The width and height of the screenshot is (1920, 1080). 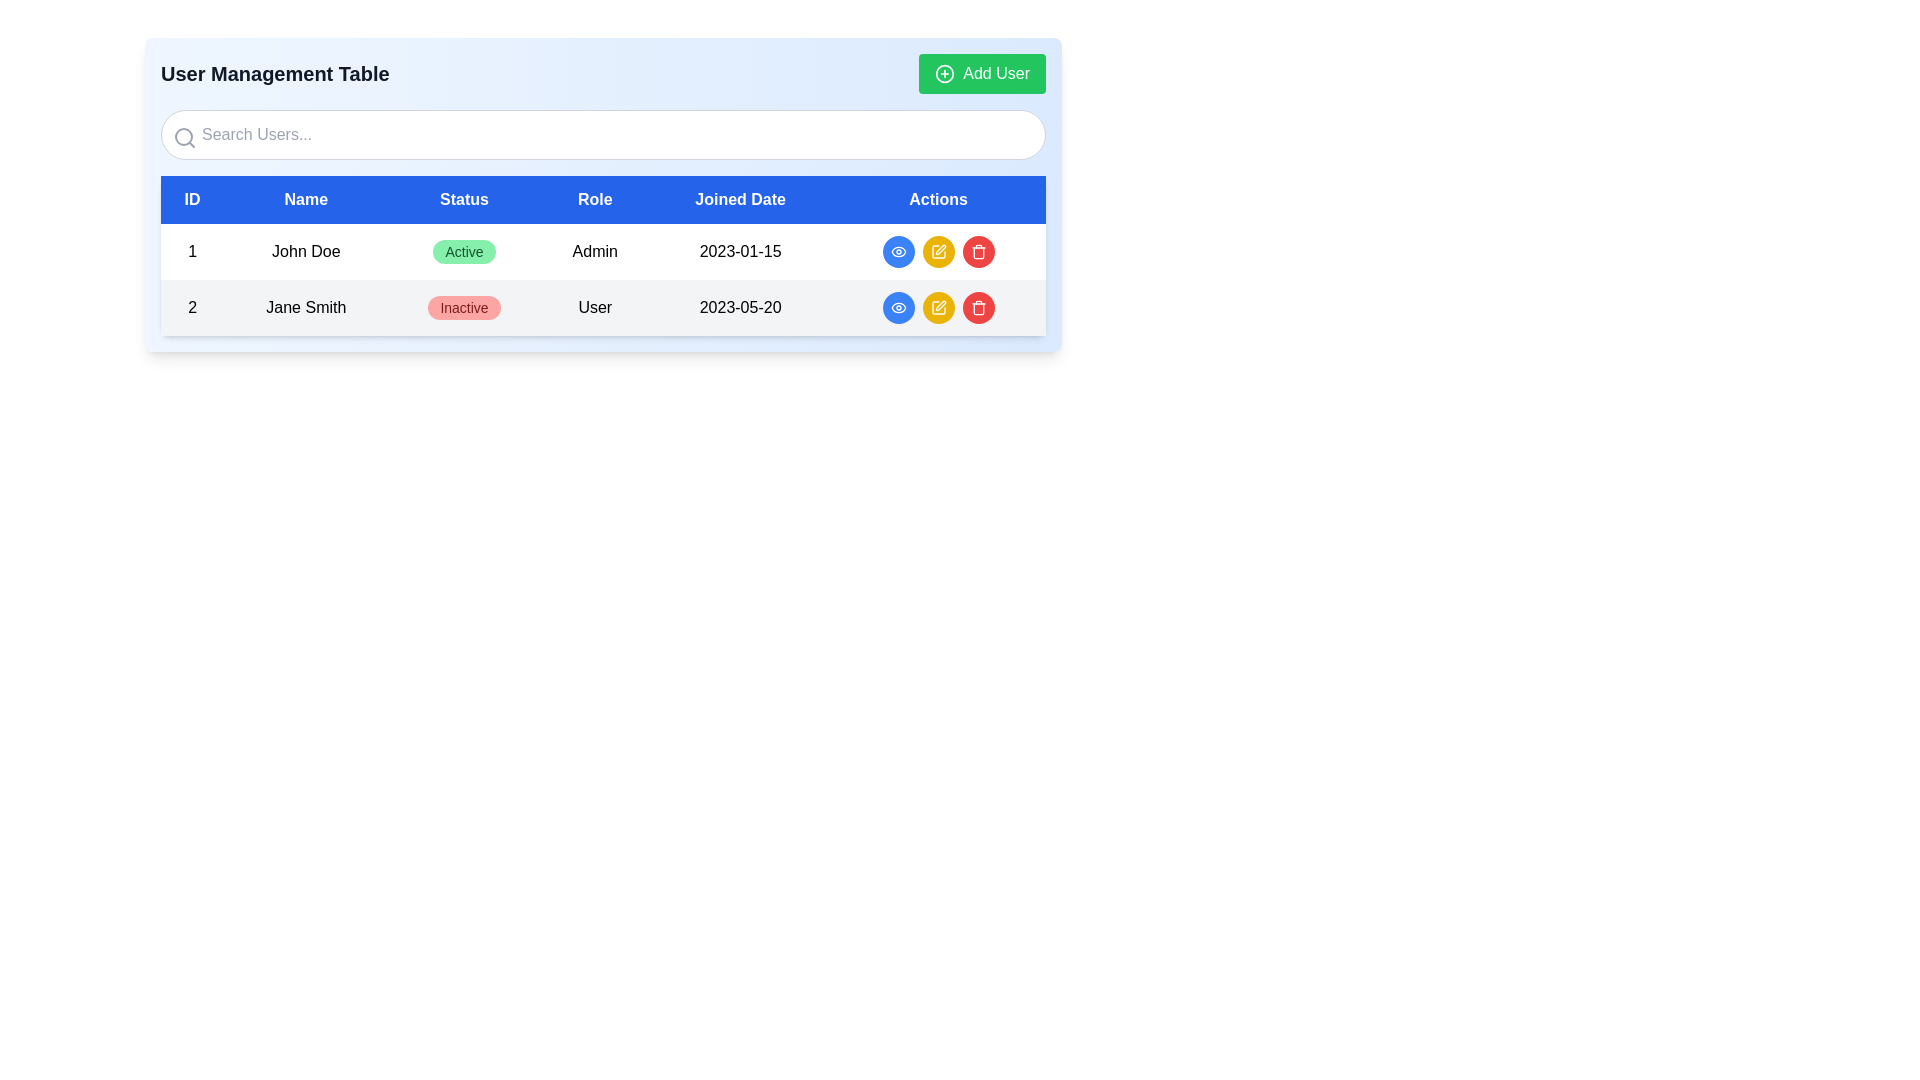 I want to click on the 'Edit' icon button in the 'Actions' column of the second row associated with 'Jane Smith', so click(x=937, y=250).